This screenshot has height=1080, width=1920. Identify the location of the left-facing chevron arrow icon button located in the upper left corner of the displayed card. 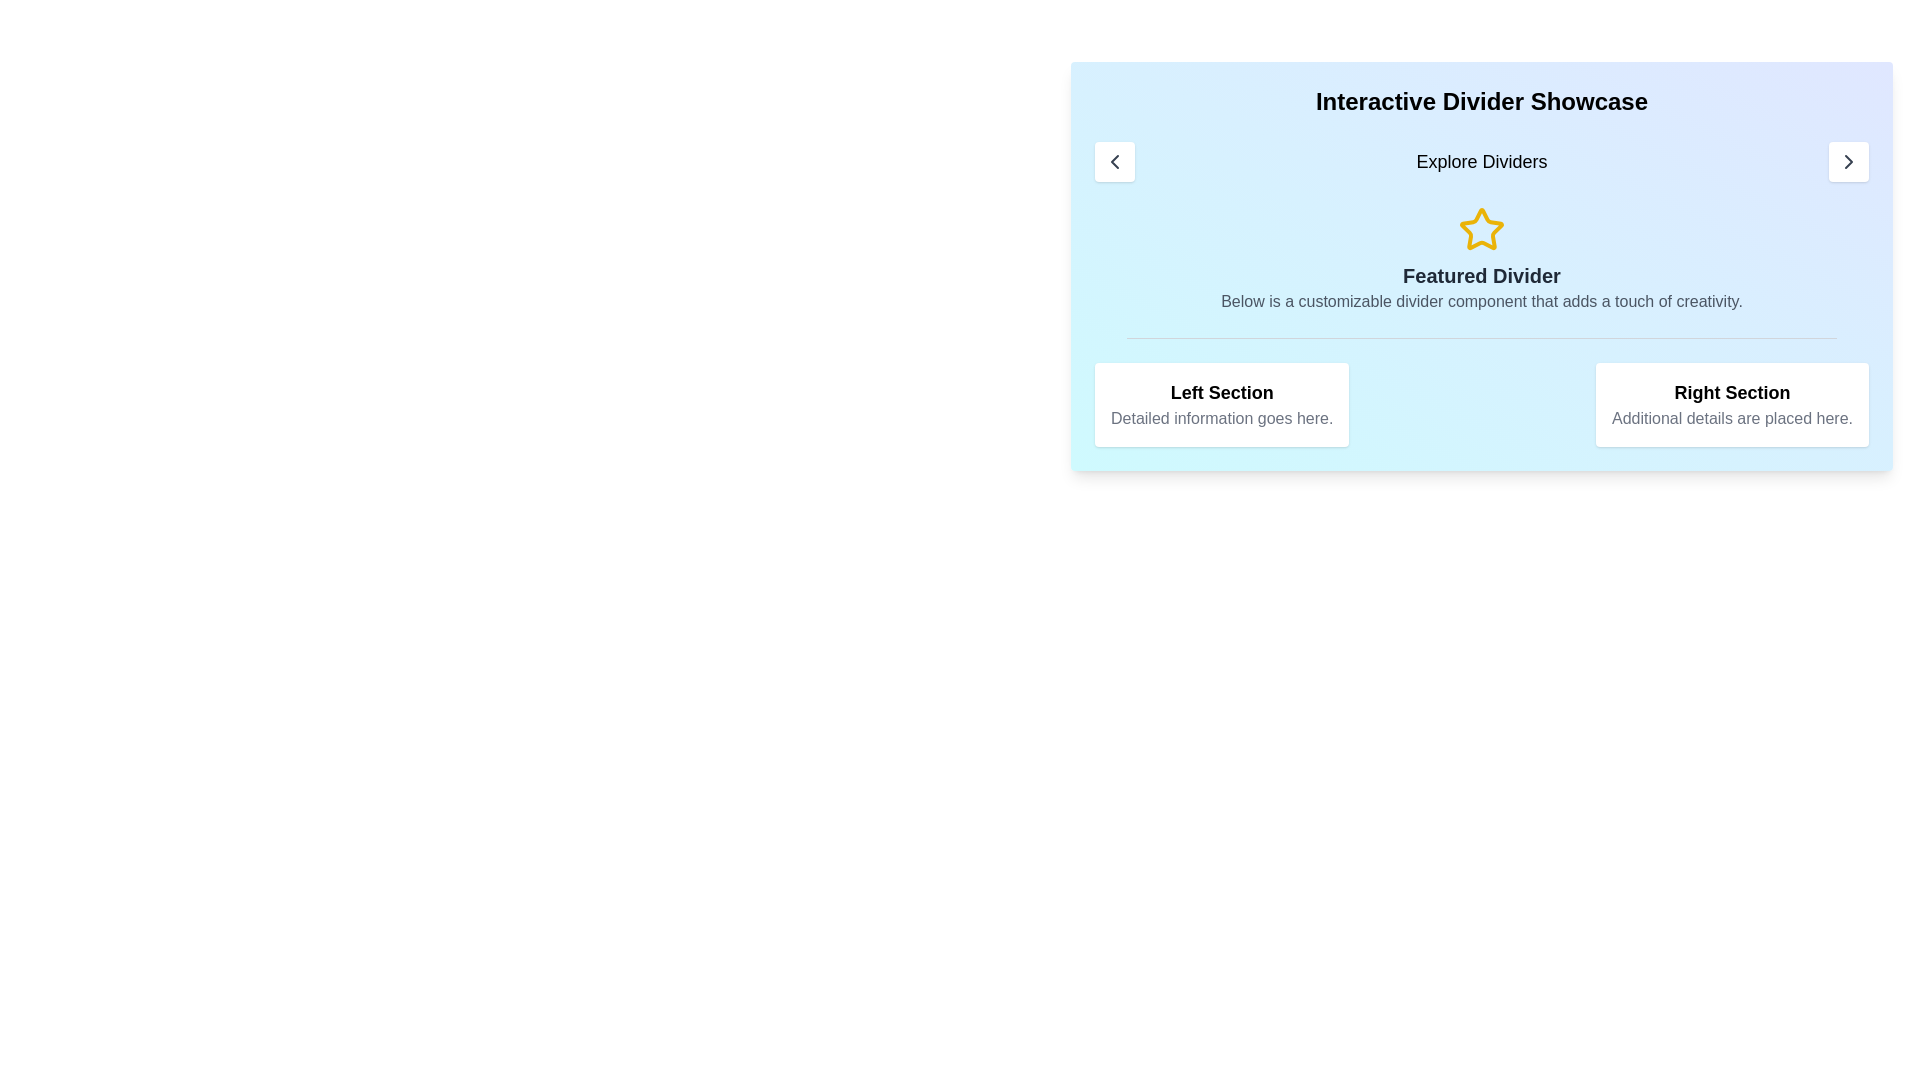
(1113, 161).